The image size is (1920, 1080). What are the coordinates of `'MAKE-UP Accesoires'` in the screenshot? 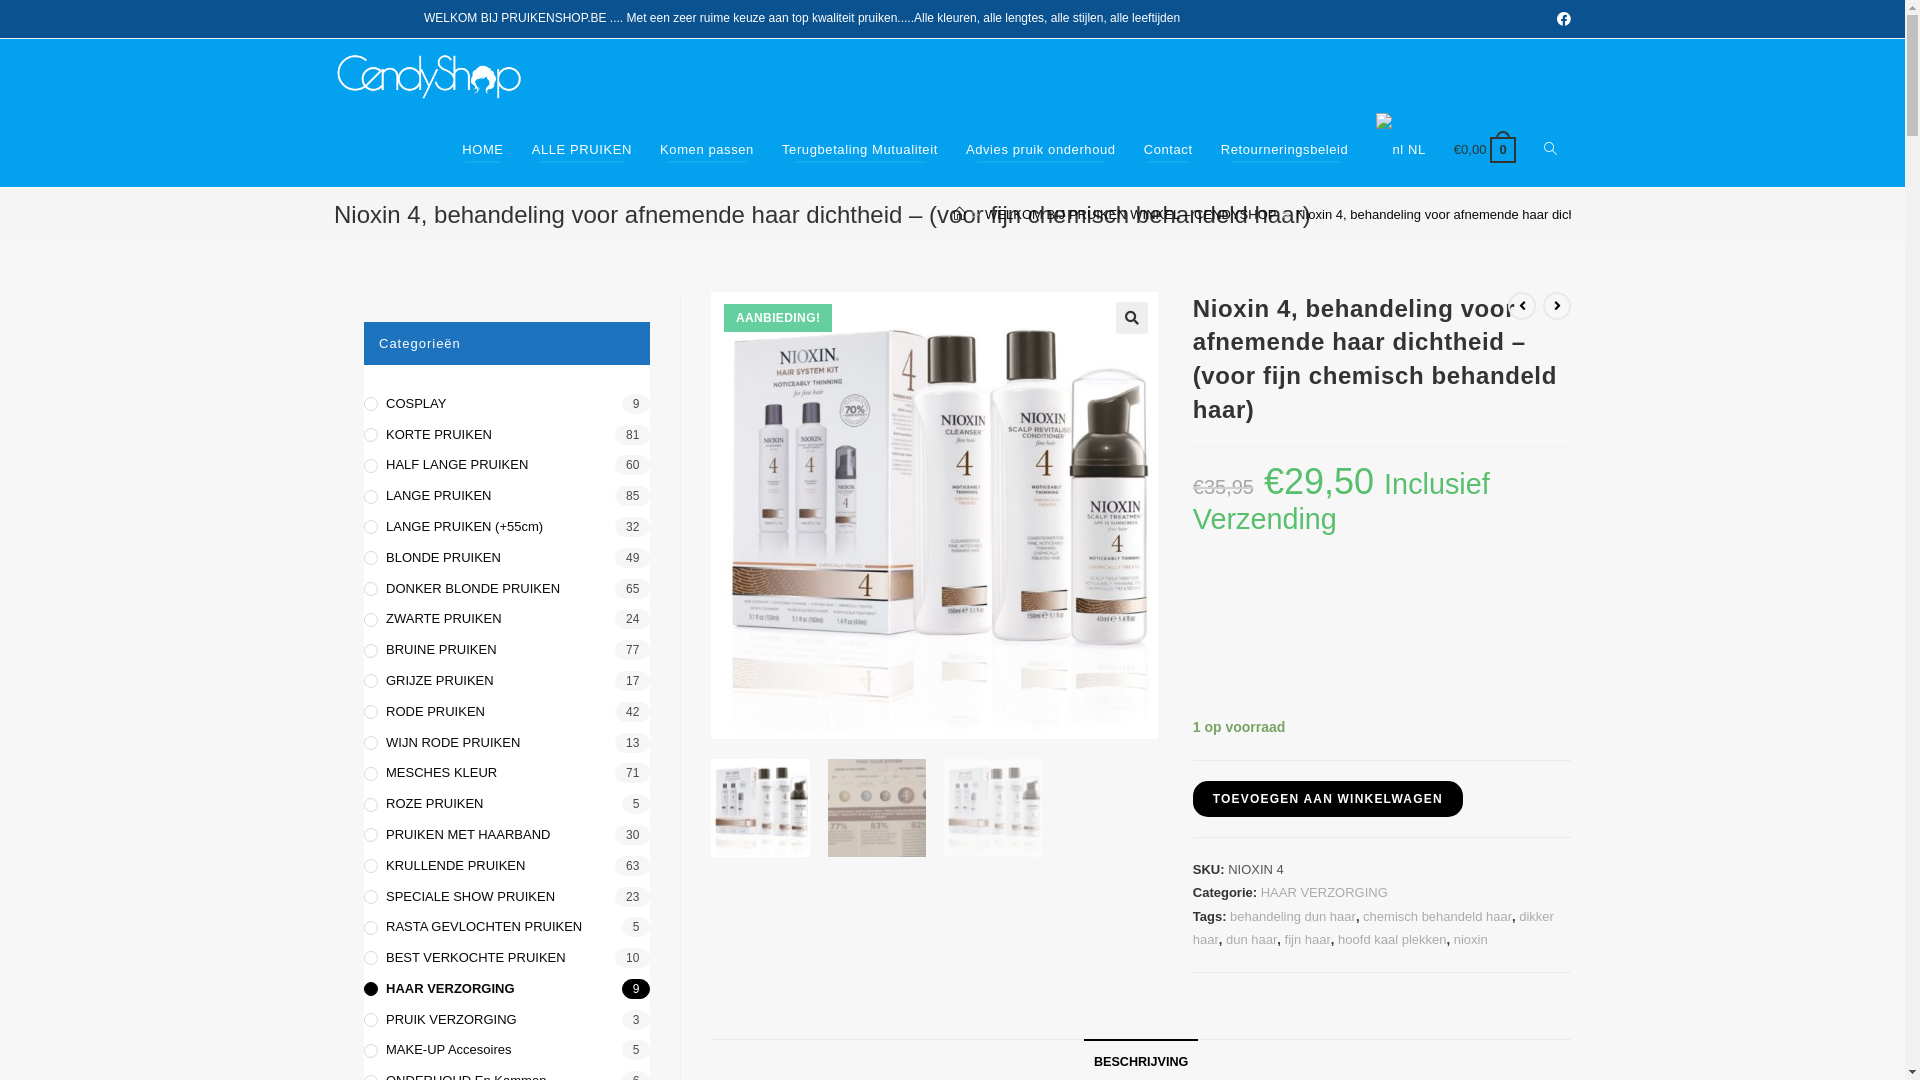 It's located at (507, 1049).